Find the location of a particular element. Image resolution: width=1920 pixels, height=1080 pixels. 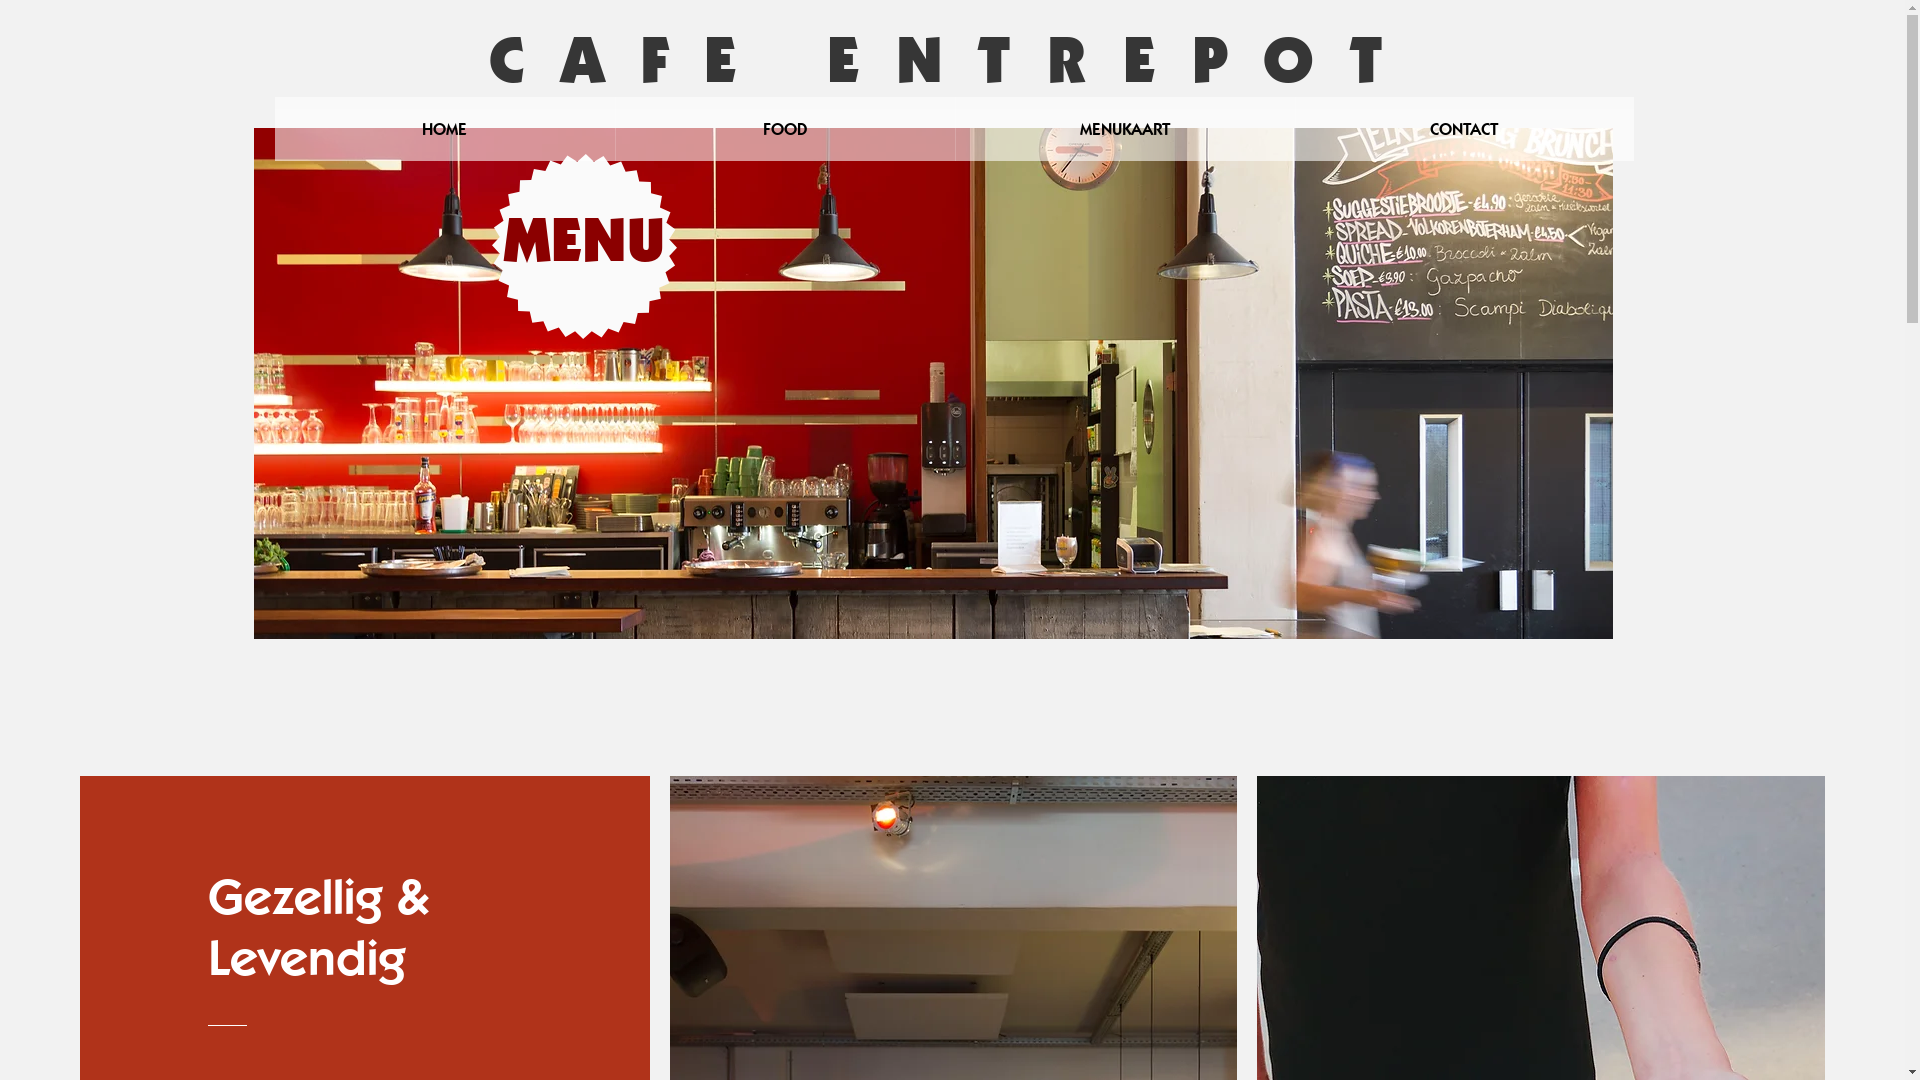

'CONTACT' is located at coordinates (1463, 128).